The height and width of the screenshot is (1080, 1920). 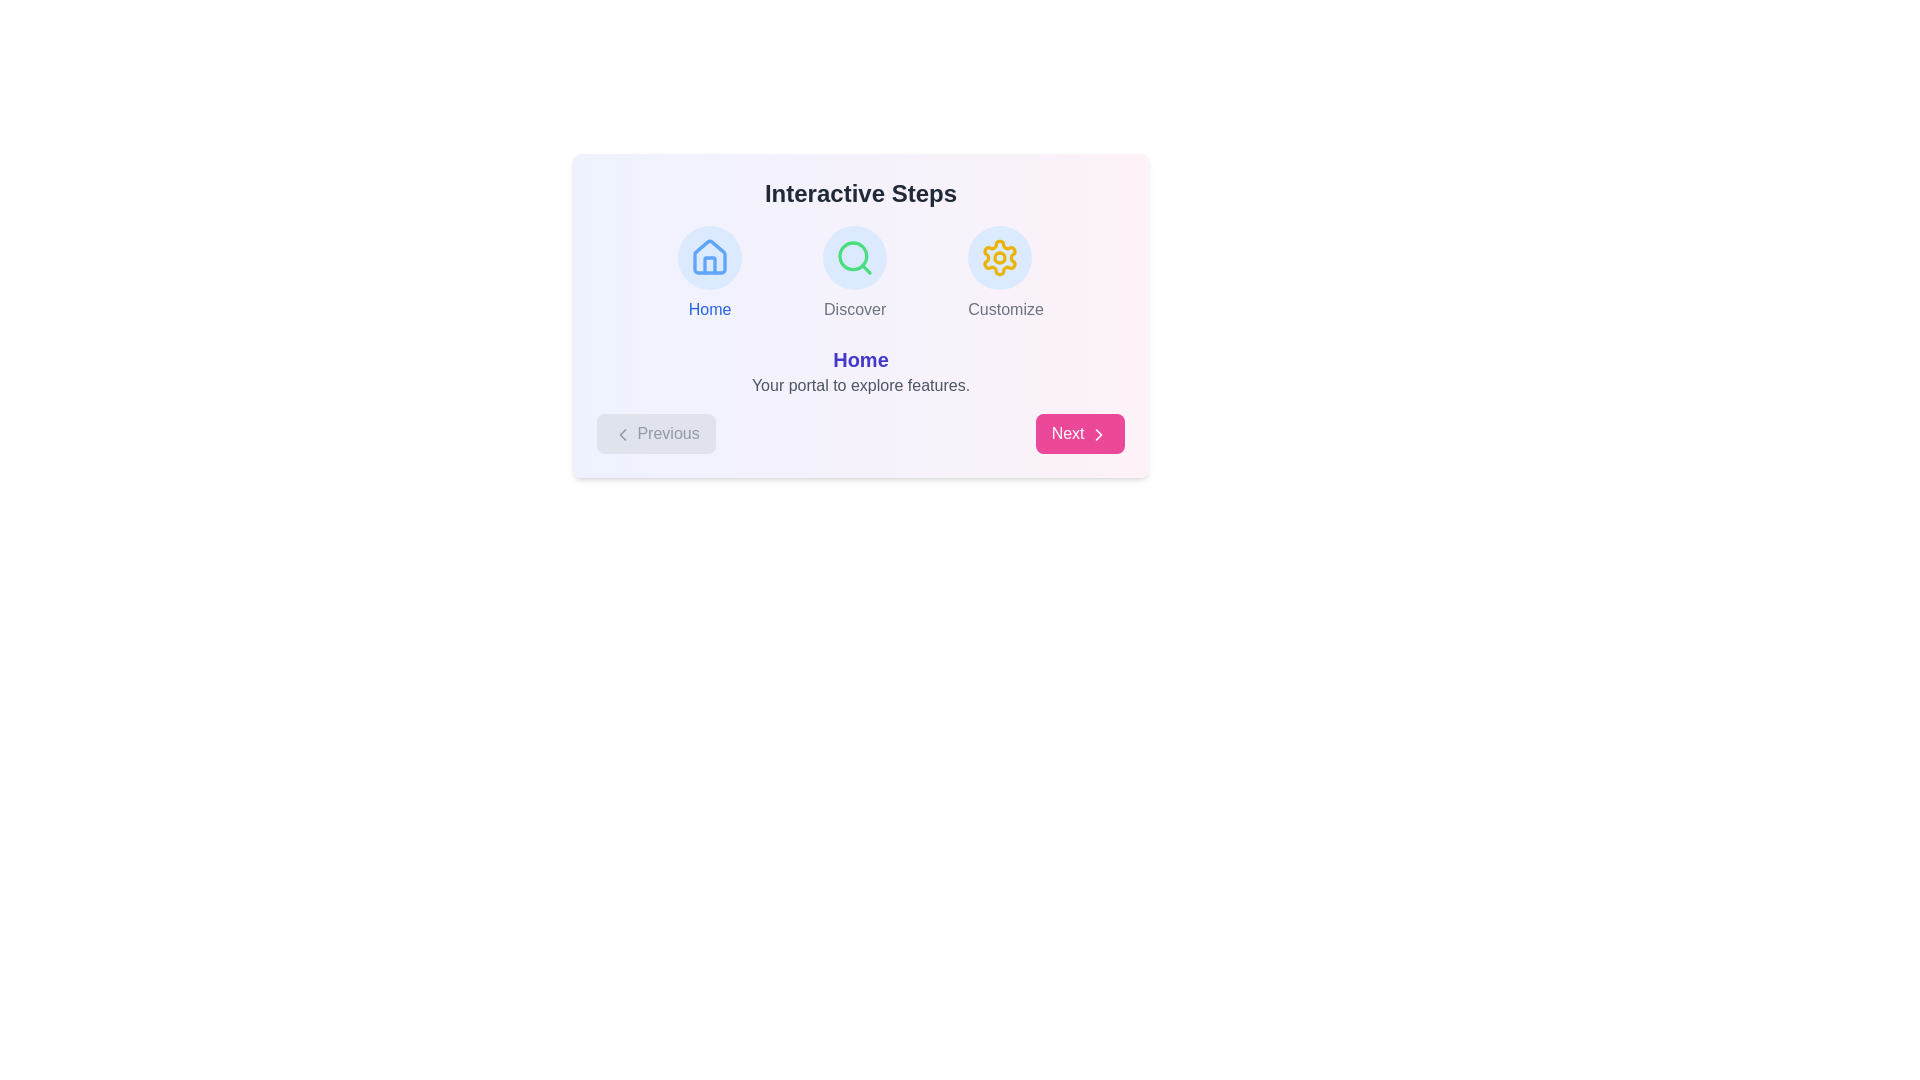 I want to click on the descriptive header section for the 'Home' feature, which is centrally aligned and located below the clickable icons and above the navigation buttons, so click(x=860, y=371).